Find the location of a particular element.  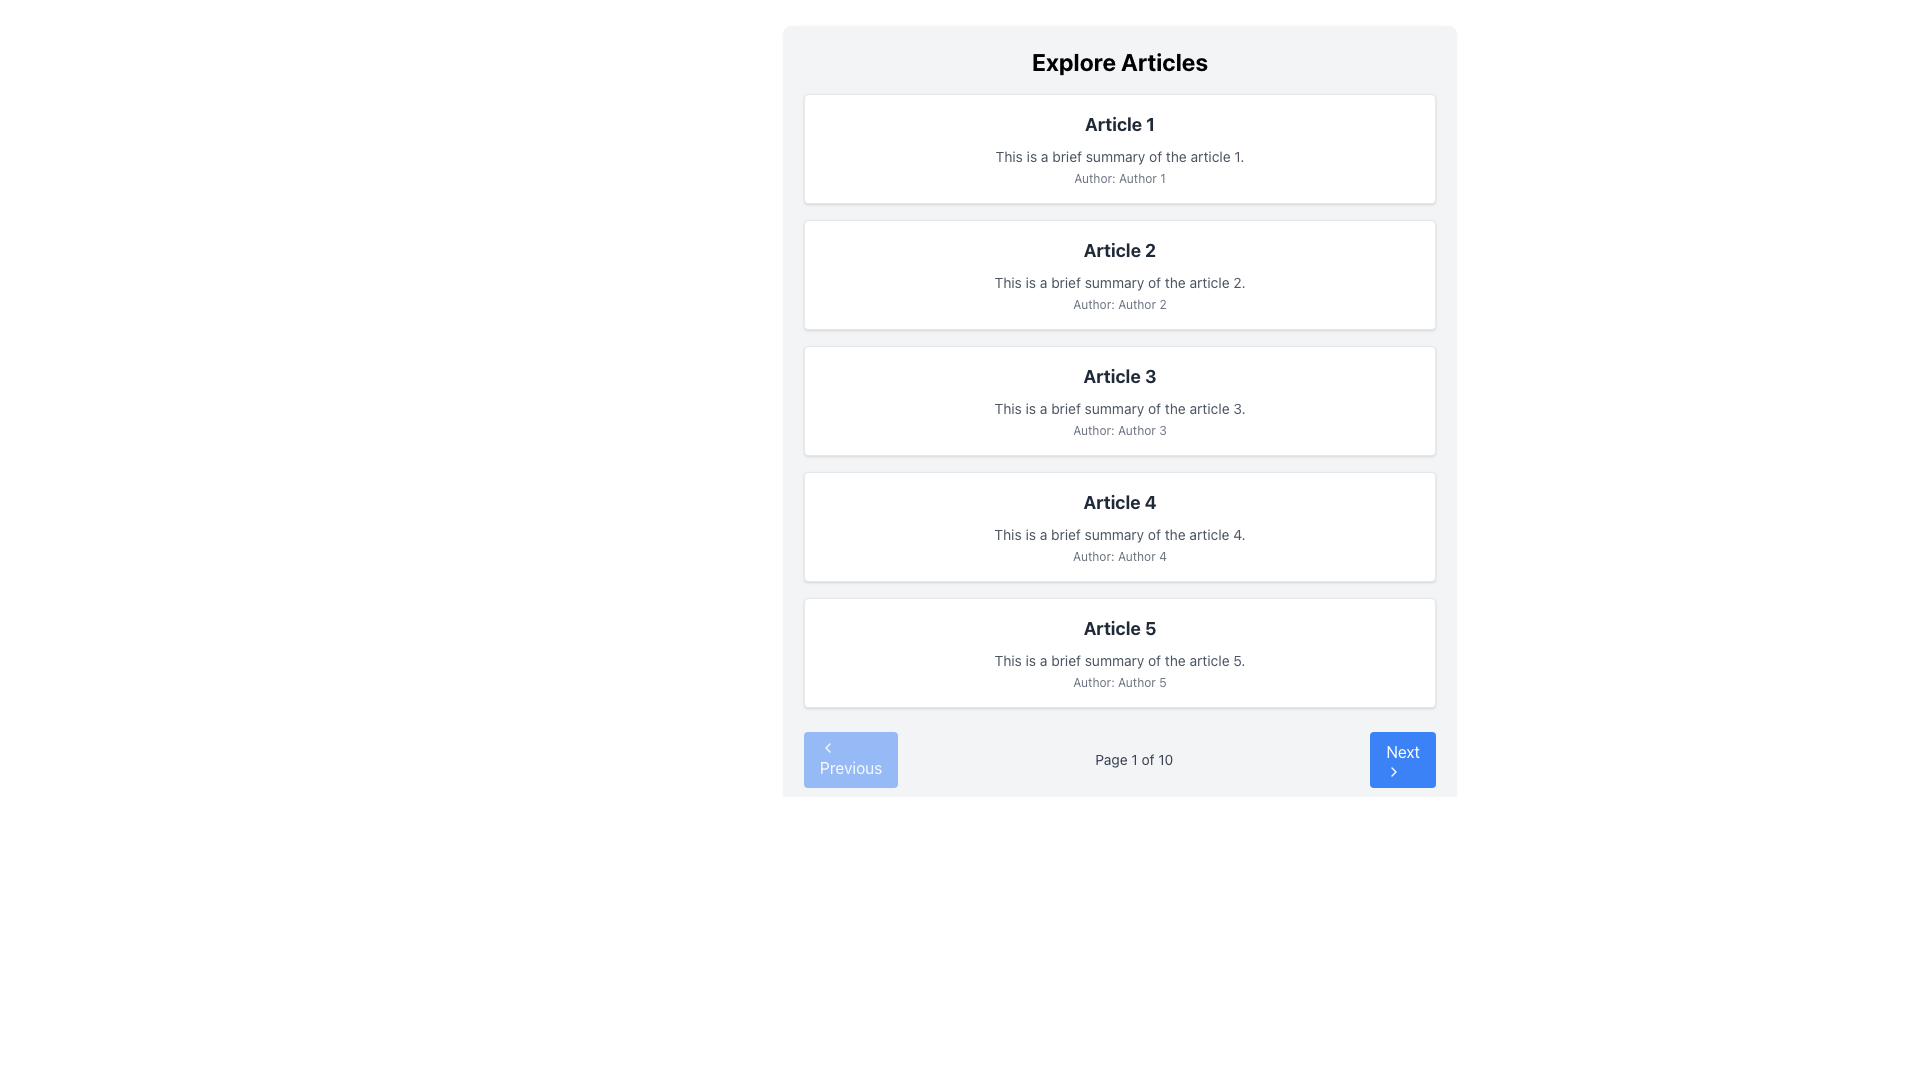

the second article card in the center of the interface, which contains a title, summary, and author's name is located at coordinates (1118, 274).